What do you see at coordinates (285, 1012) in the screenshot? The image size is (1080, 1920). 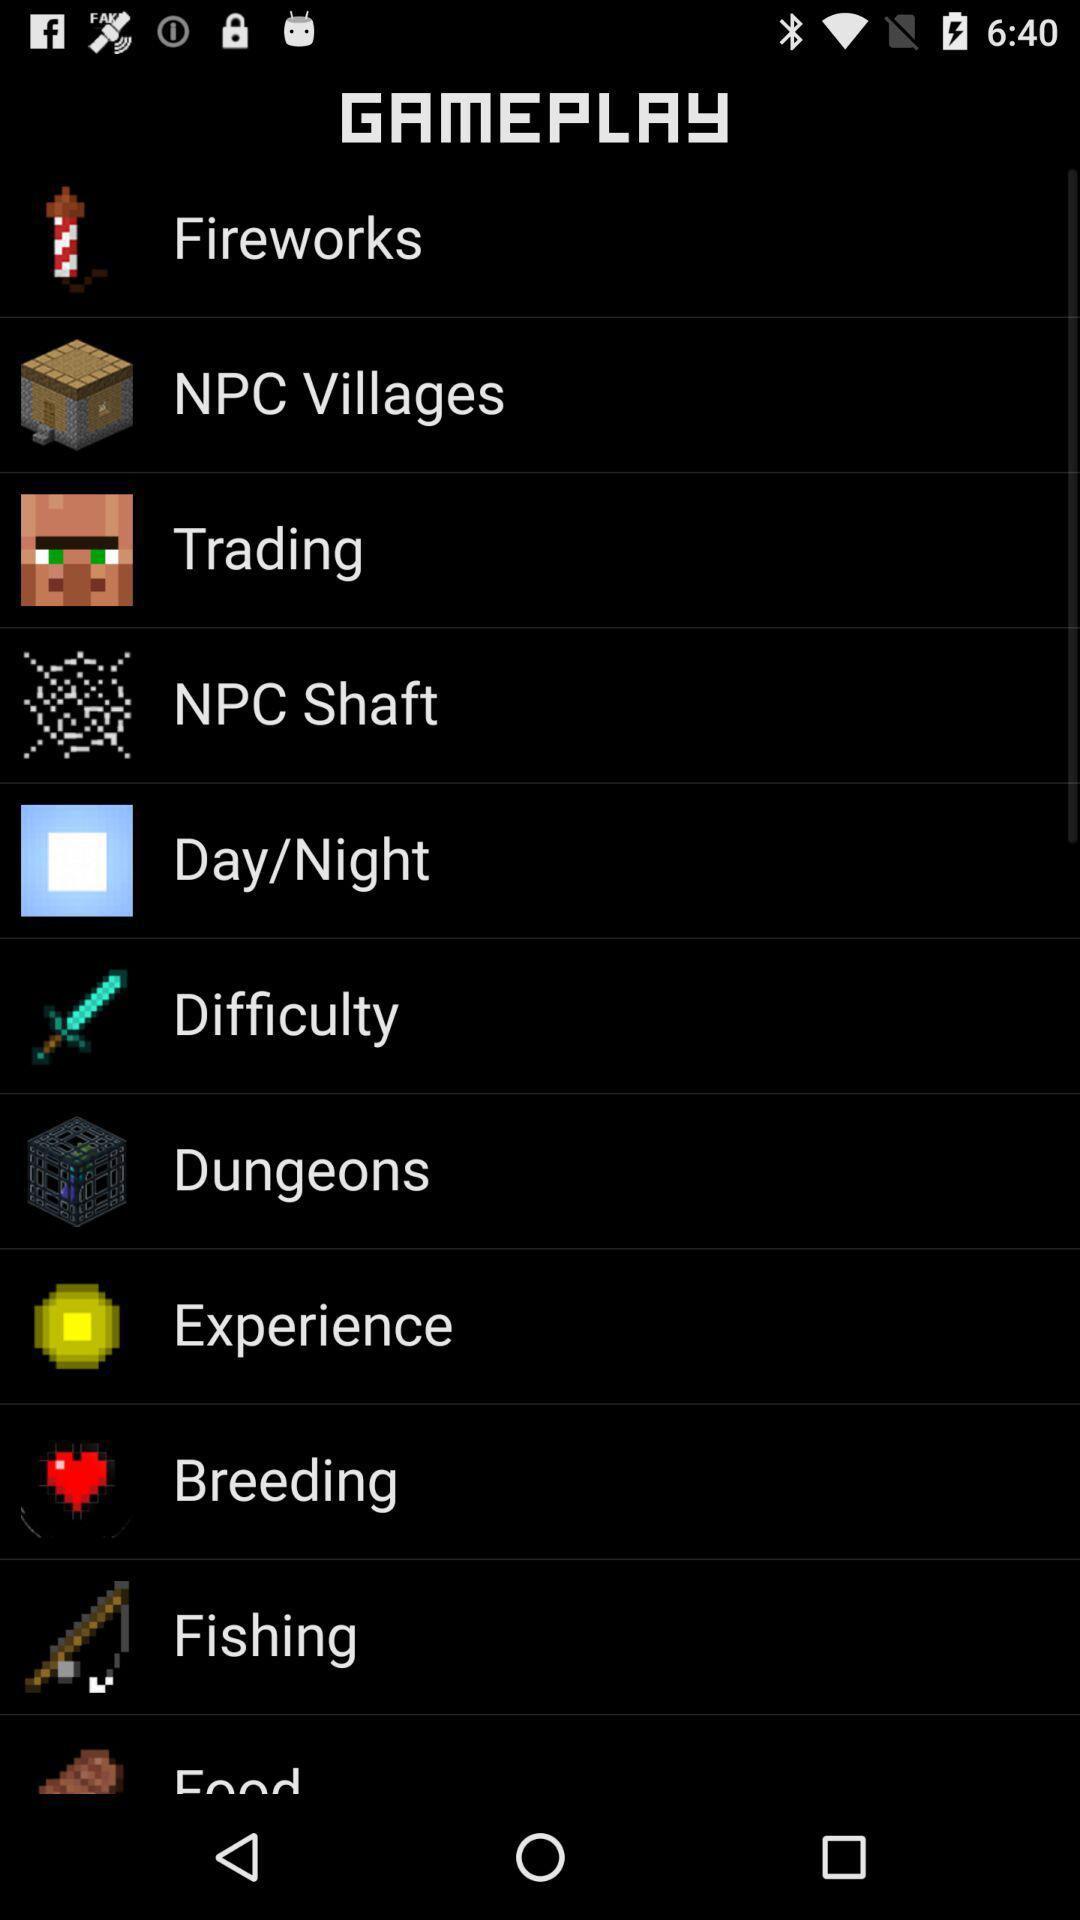 I see `the difficulty icon` at bounding box center [285, 1012].